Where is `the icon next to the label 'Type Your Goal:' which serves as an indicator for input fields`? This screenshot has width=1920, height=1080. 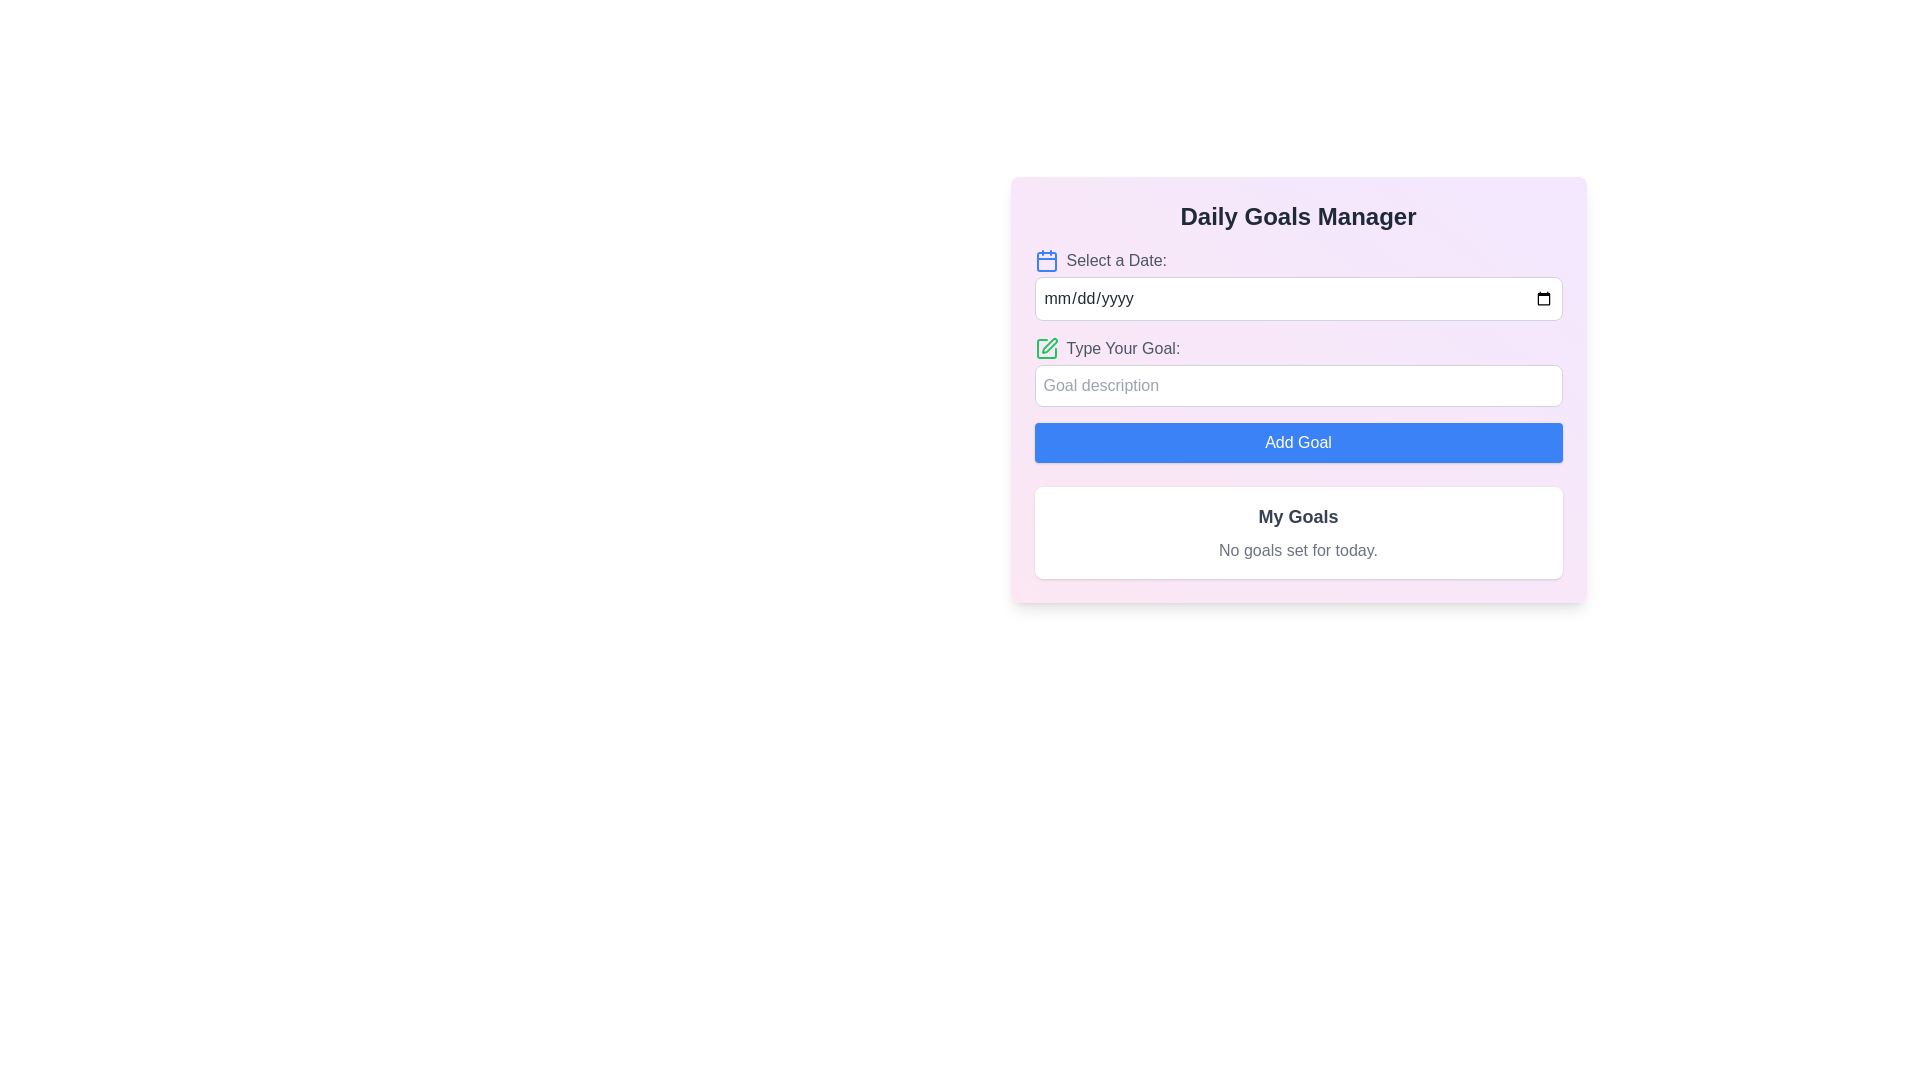
the icon next to the label 'Type Your Goal:' which serves as an indicator for input fields is located at coordinates (1045, 347).